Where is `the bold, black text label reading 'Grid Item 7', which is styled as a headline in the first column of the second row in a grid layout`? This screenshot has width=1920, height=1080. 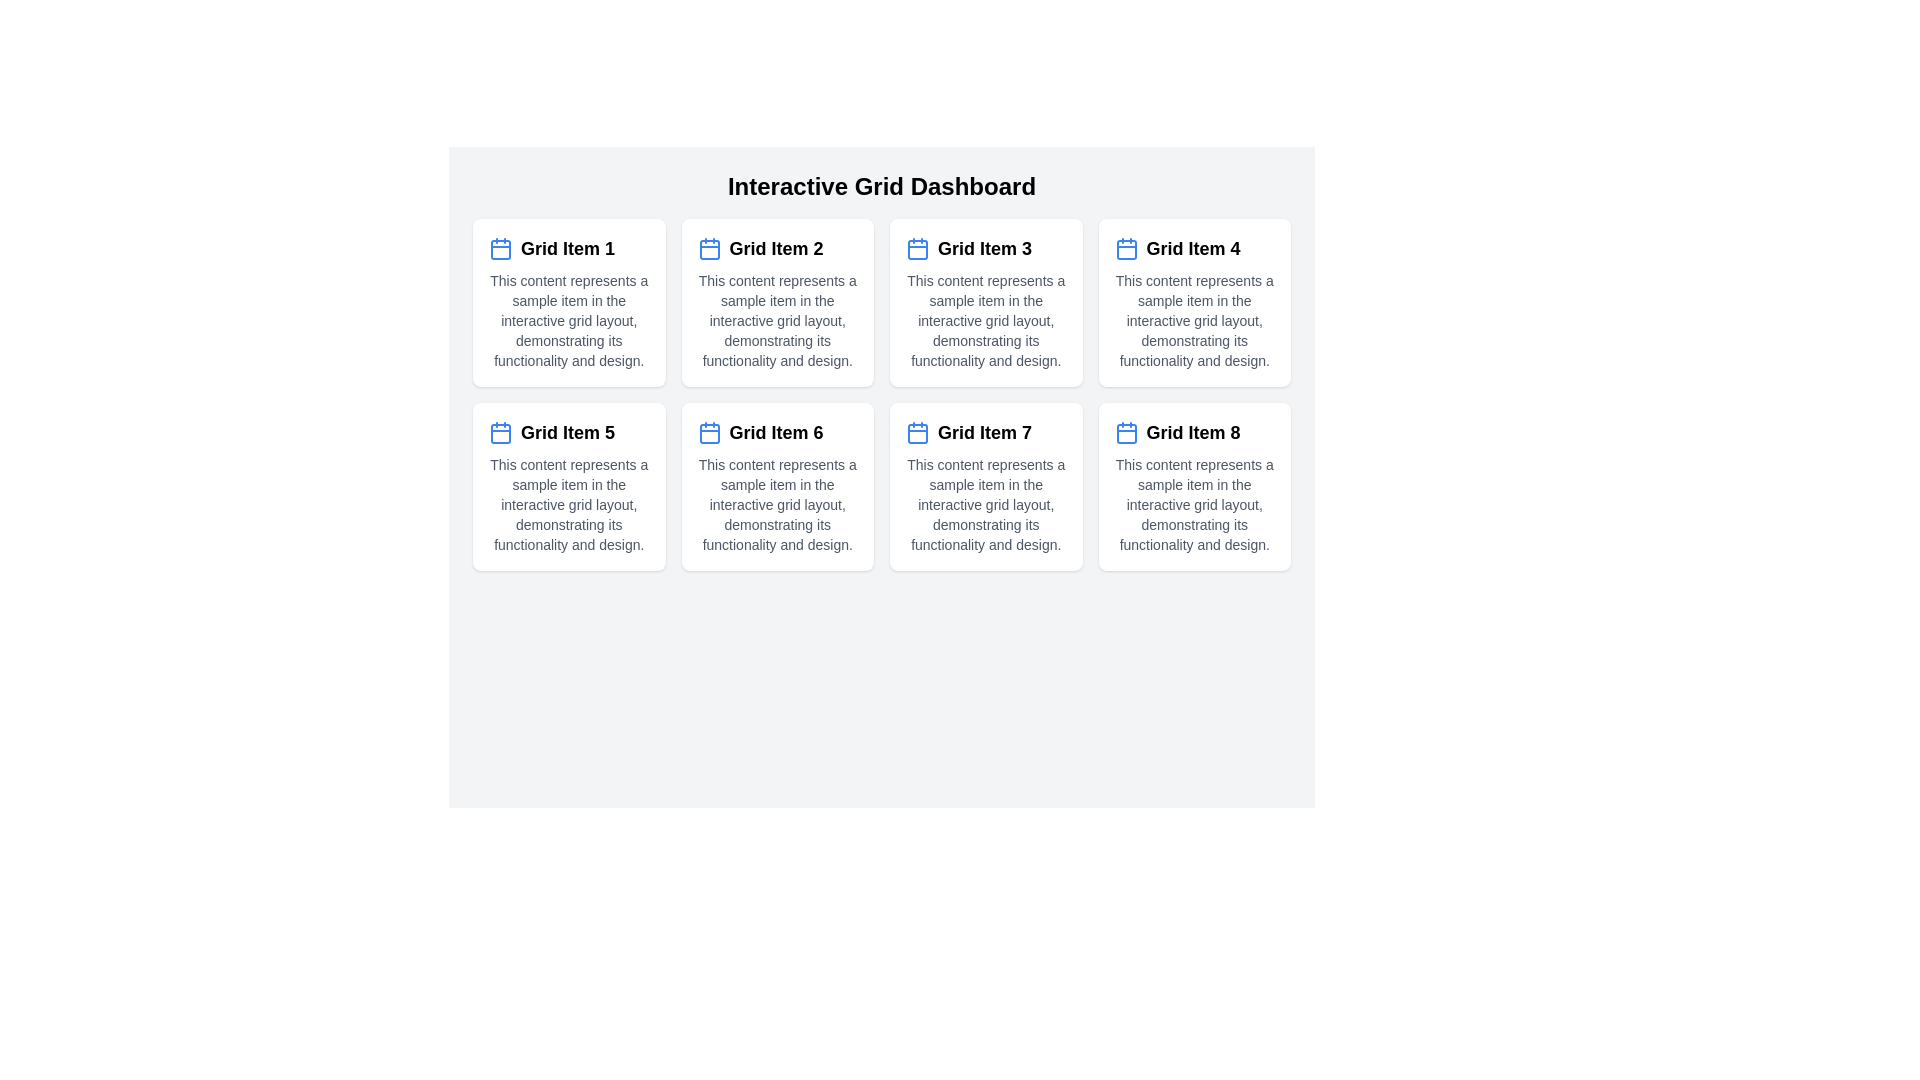 the bold, black text label reading 'Grid Item 7', which is styled as a headline in the first column of the second row in a grid layout is located at coordinates (984, 431).